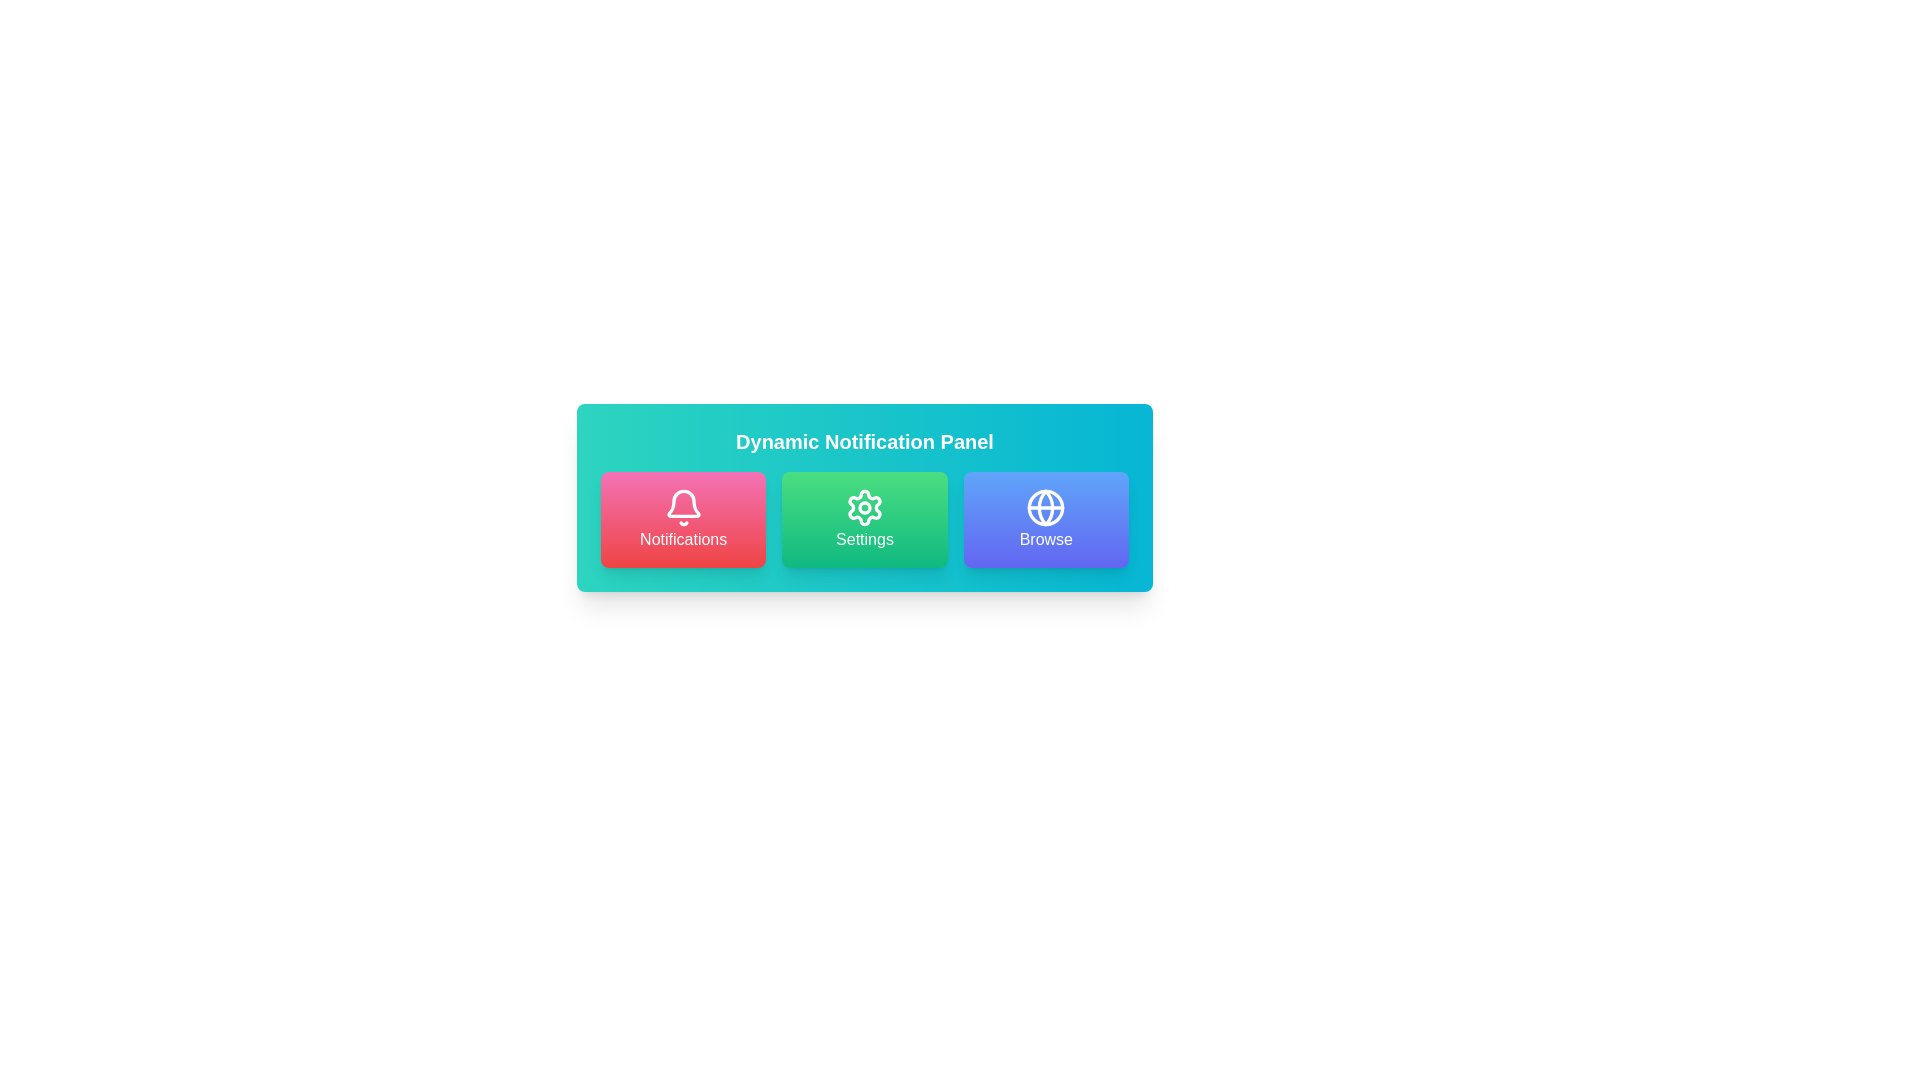 The height and width of the screenshot is (1080, 1920). Describe the element at coordinates (864, 519) in the screenshot. I see `the settings button, which is the second button in a horizontal alignment of three buttons in the interface layout` at that location.